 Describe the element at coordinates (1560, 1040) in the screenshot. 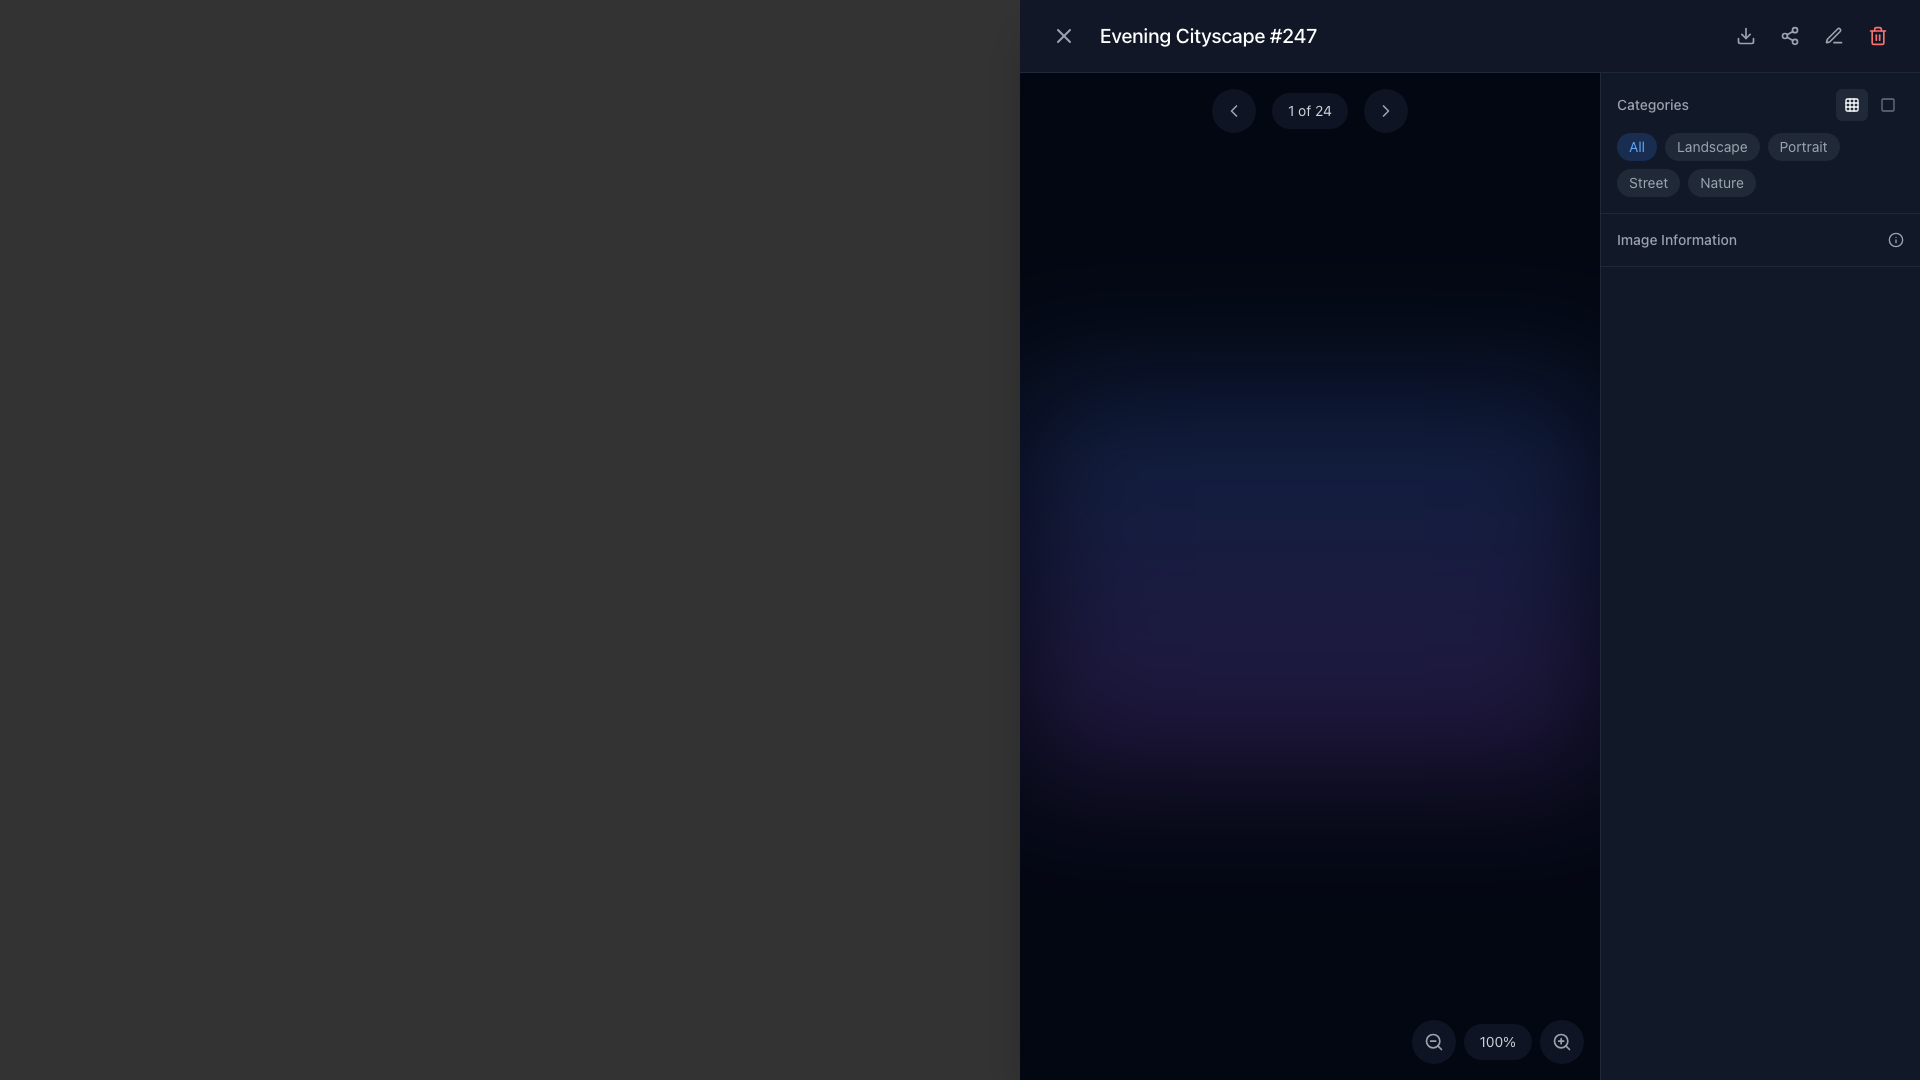

I see `the magnifying glass icon with a '+' symbol inside the round button located in the bottom-right corner` at that location.